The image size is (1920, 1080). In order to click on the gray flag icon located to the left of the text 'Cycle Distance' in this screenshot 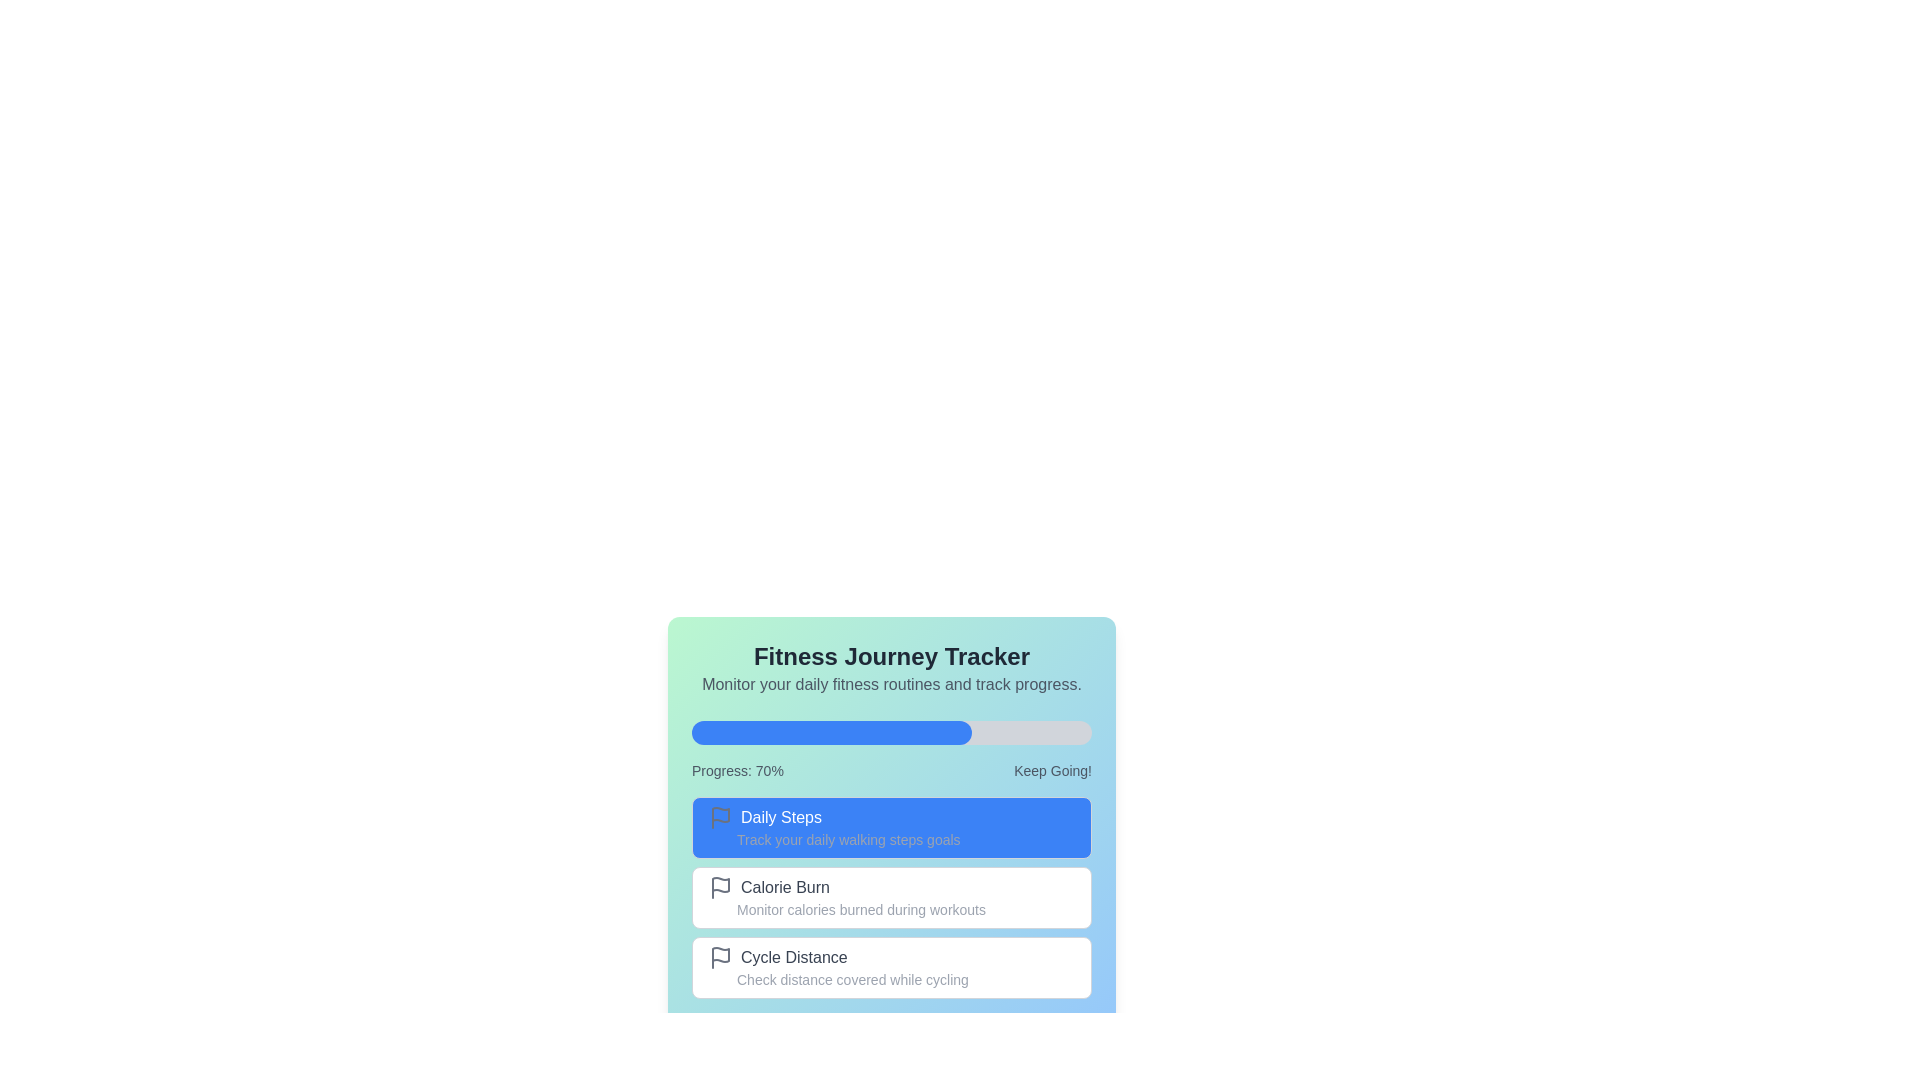, I will do `click(720, 956)`.